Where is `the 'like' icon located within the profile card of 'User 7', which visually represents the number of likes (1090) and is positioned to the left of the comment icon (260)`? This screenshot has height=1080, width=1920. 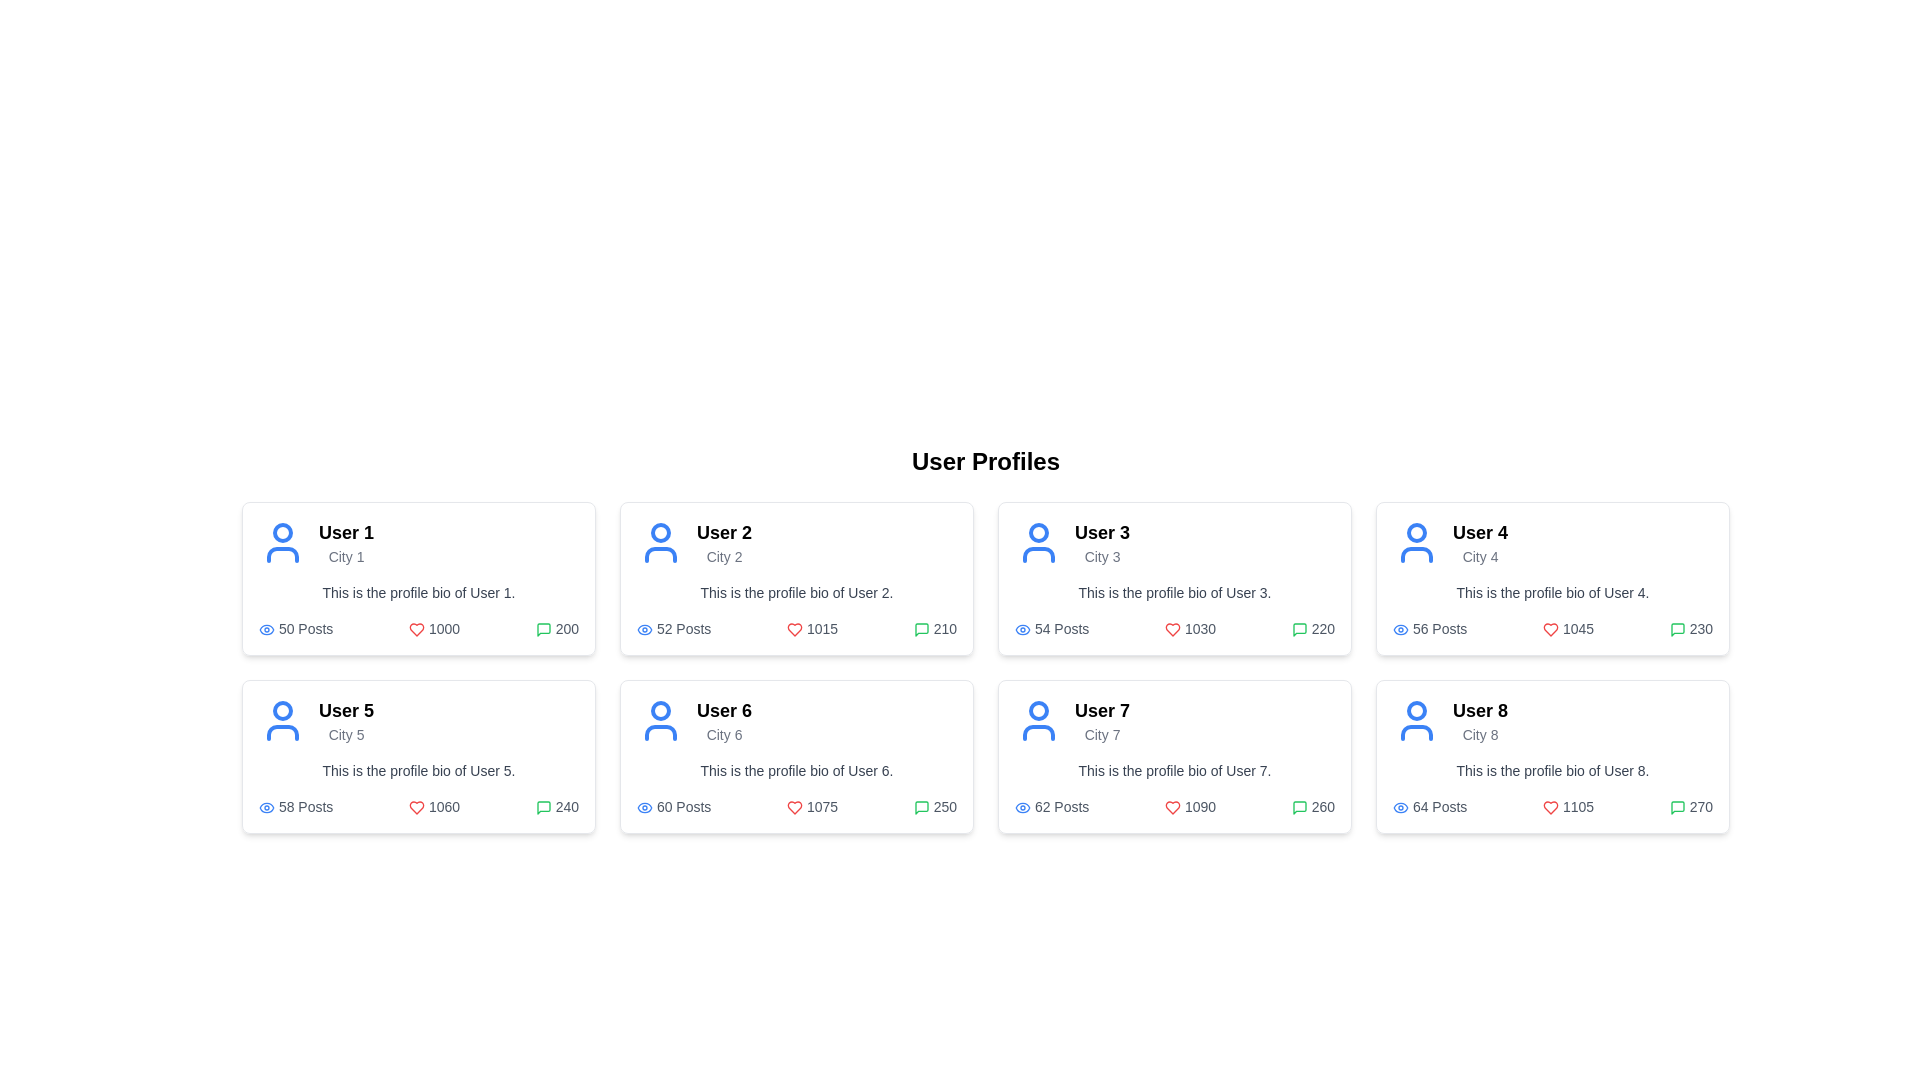 the 'like' icon located within the profile card of 'User 7', which visually represents the number of likes (1090) and is positioned to the left of the comment icon (260) is located at coordinates (1173, 807).